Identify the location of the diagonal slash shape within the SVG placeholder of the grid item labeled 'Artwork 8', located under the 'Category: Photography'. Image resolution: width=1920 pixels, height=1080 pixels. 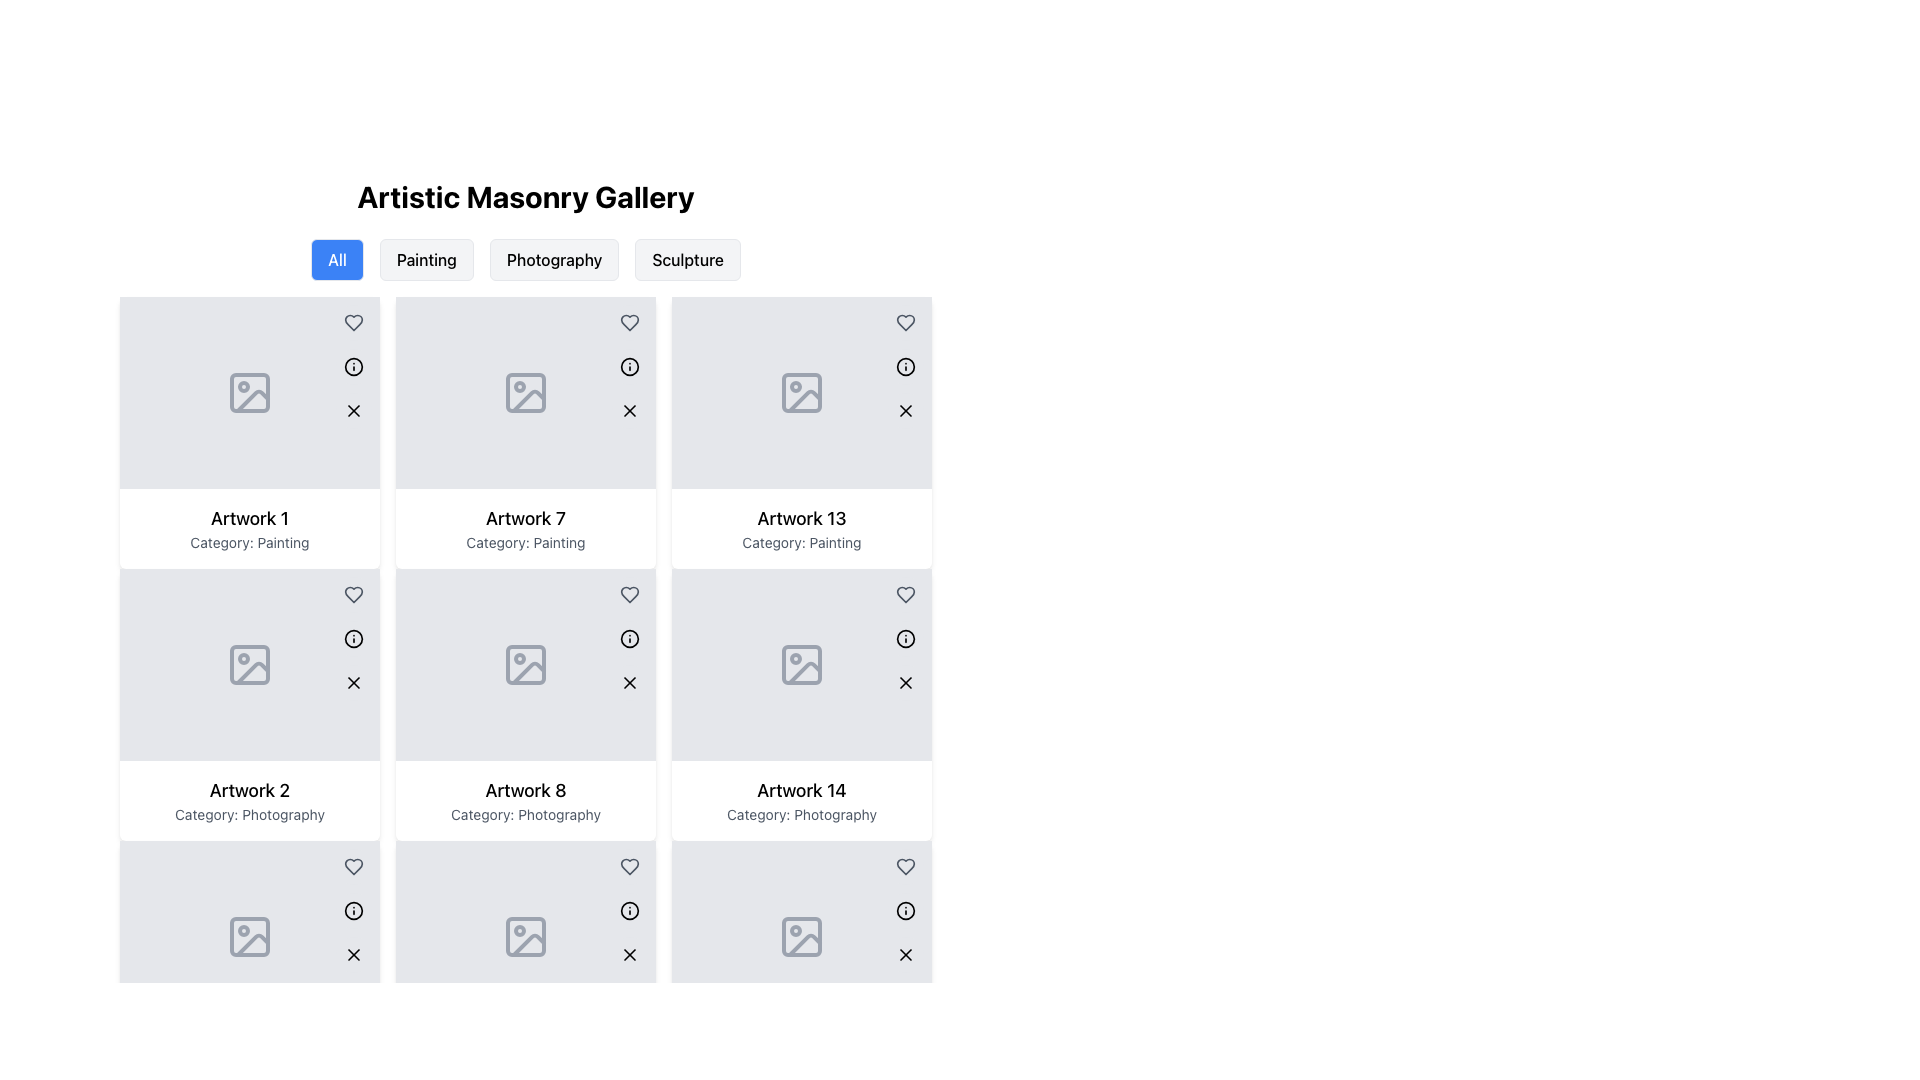
(528, 945).